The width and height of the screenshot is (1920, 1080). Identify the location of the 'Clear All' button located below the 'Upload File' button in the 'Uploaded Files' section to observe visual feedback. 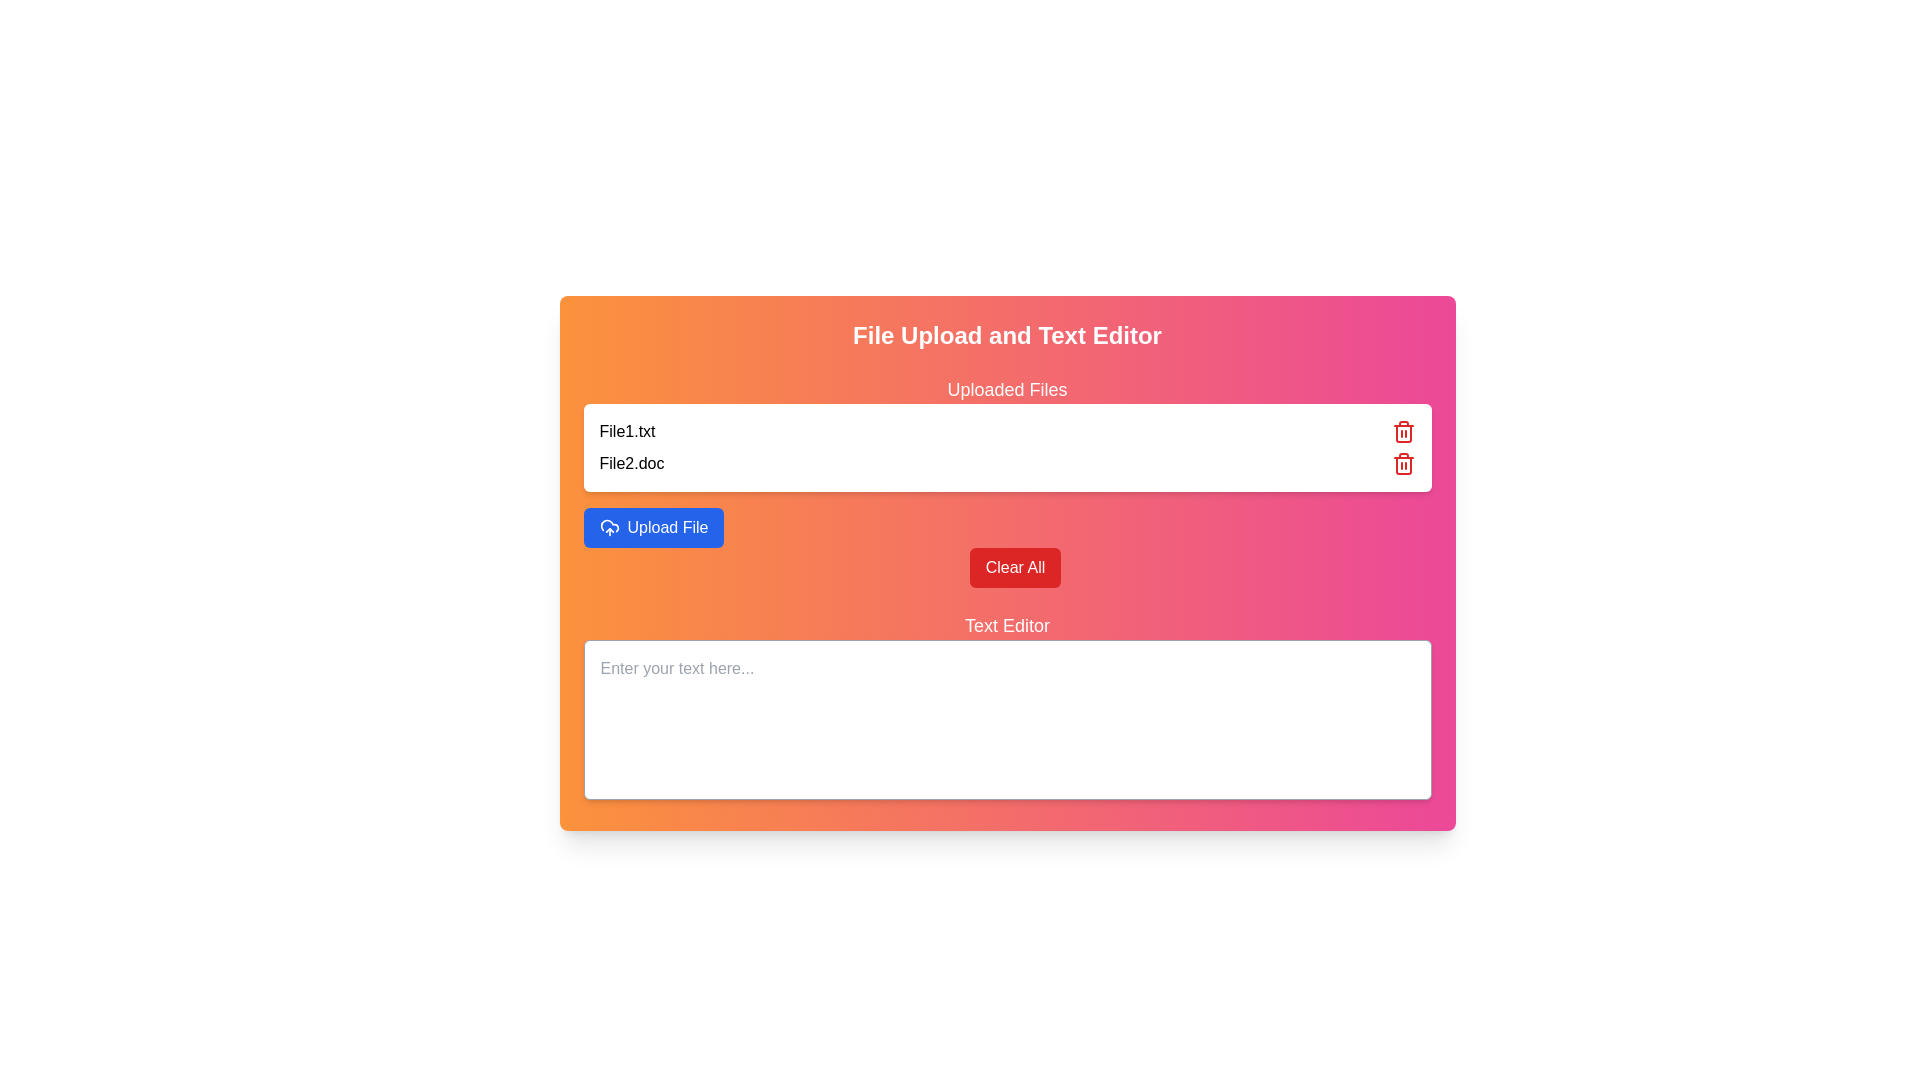
(1015, 567).